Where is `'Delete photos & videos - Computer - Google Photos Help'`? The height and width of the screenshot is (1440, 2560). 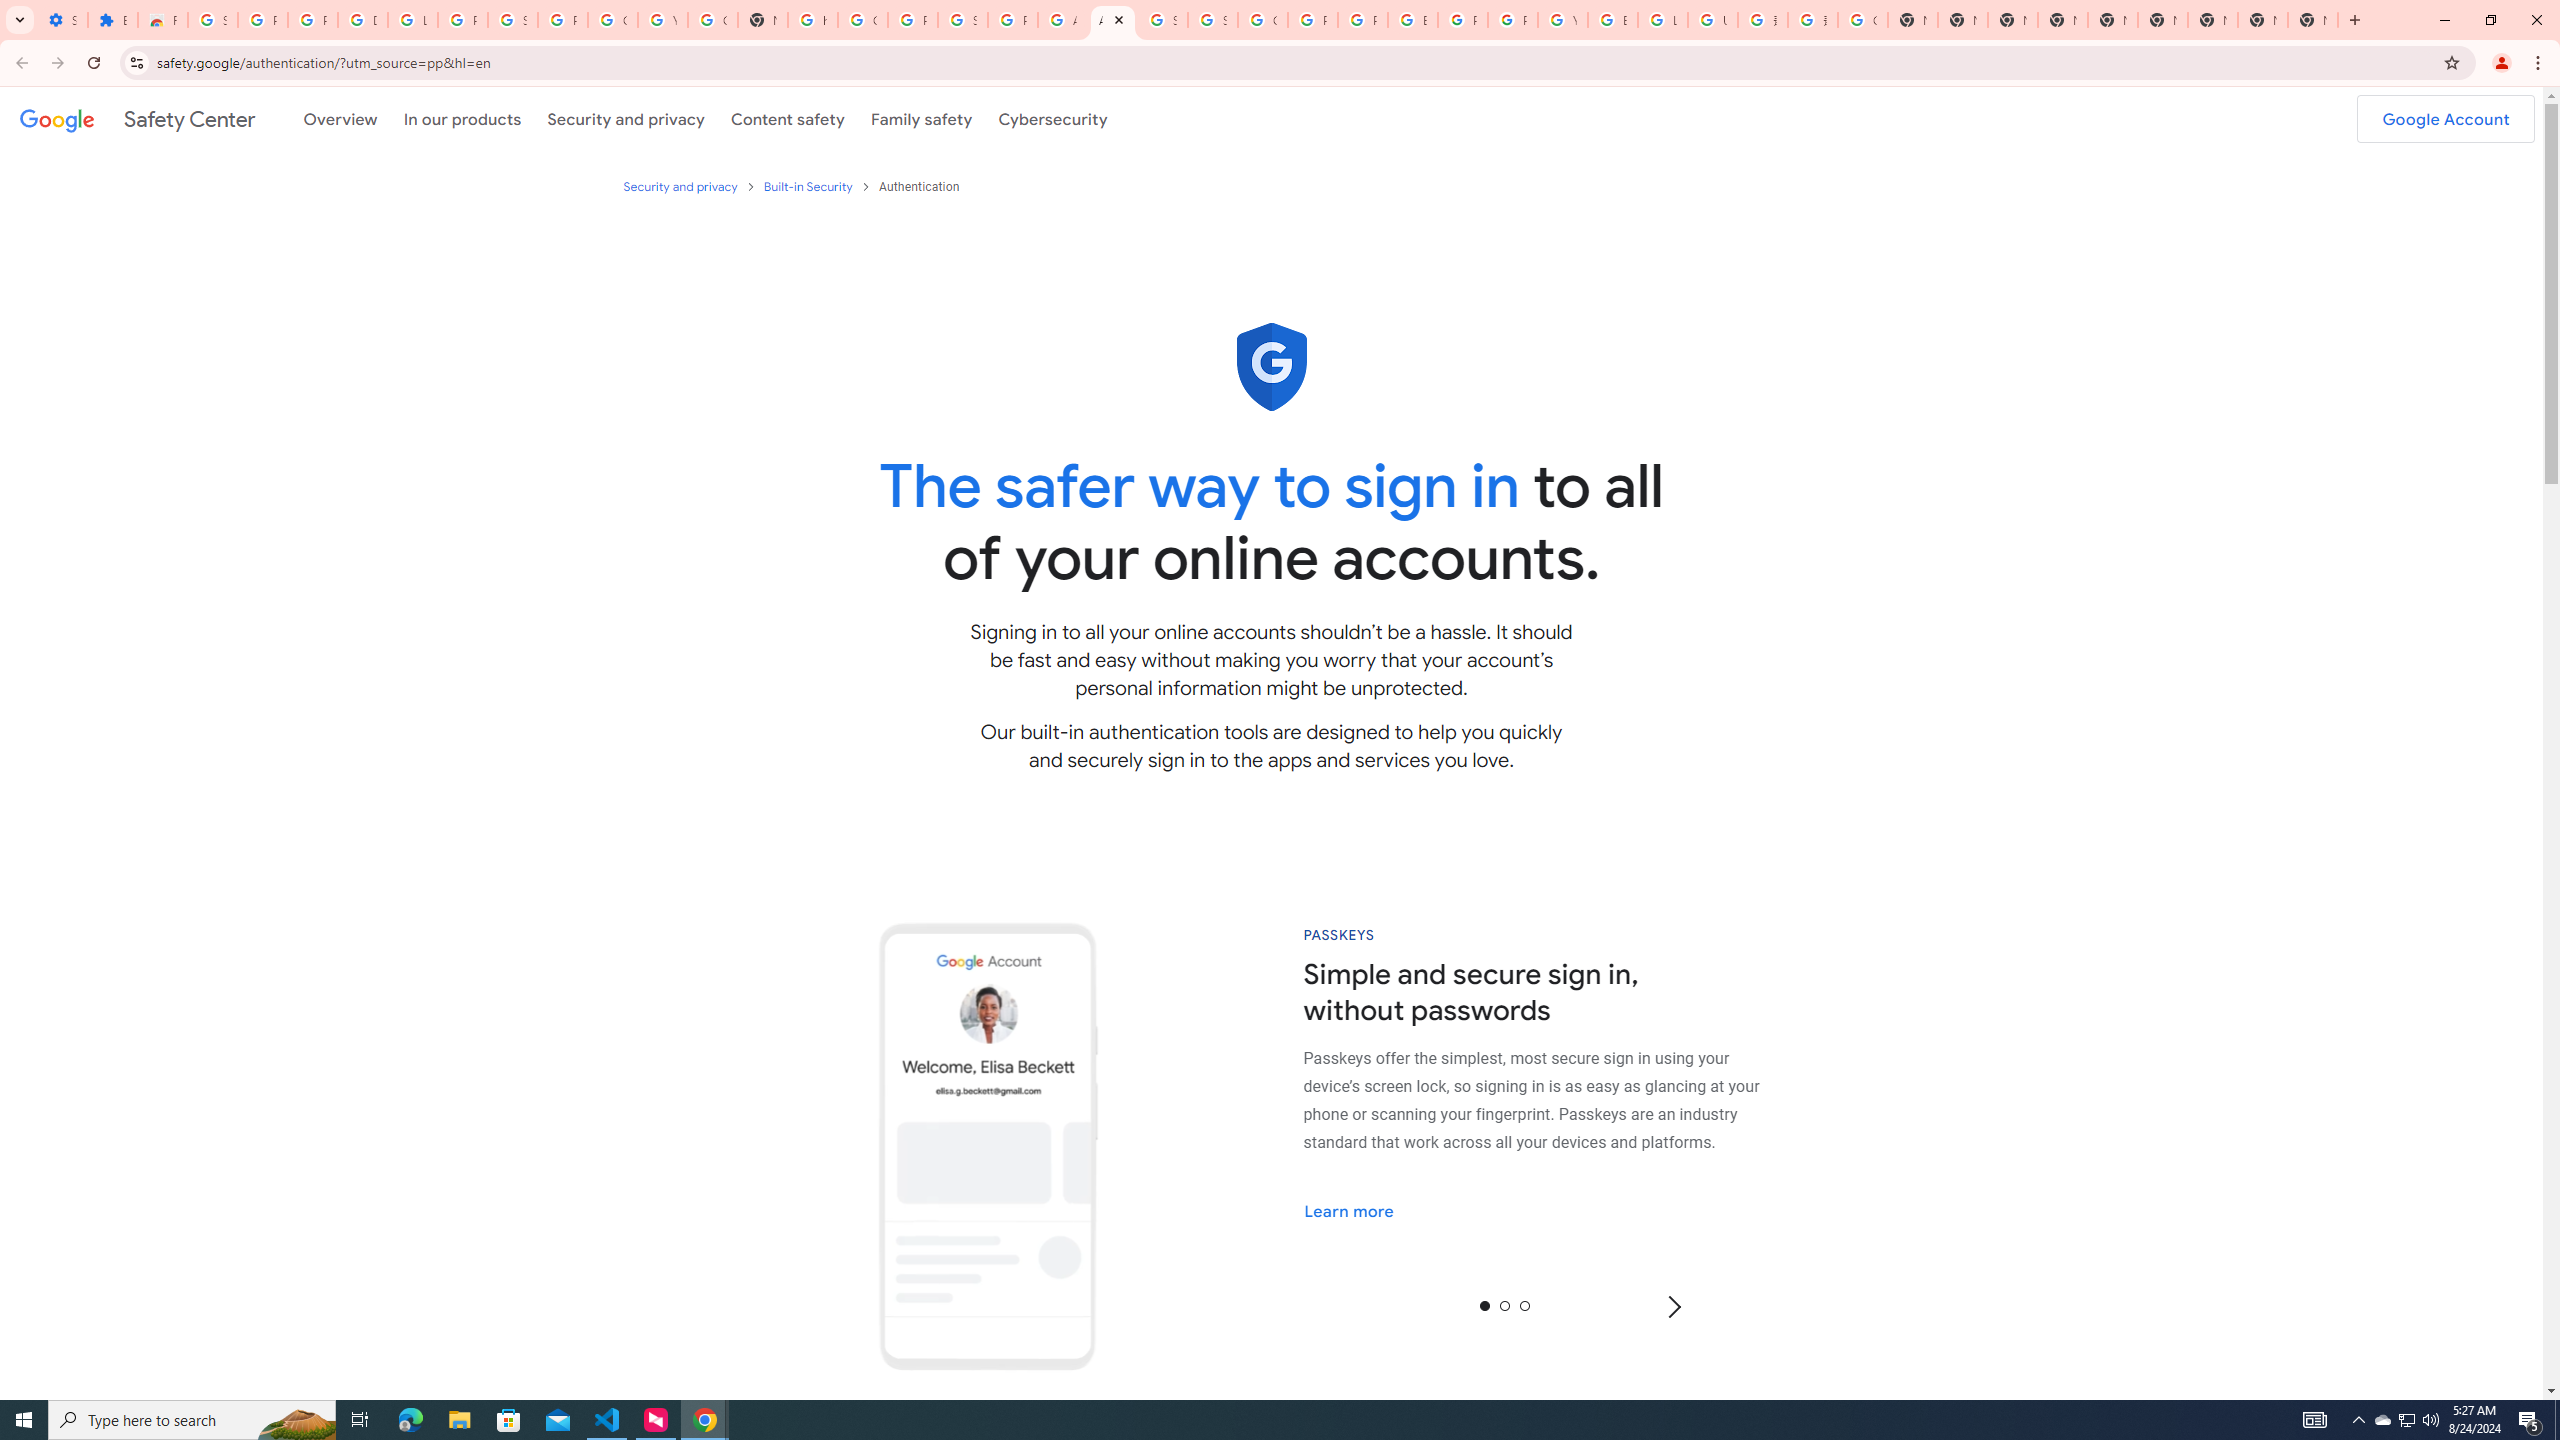
'Delete photos & videos - Computer - Google Photos Help' is located at coordinates (362, 19).